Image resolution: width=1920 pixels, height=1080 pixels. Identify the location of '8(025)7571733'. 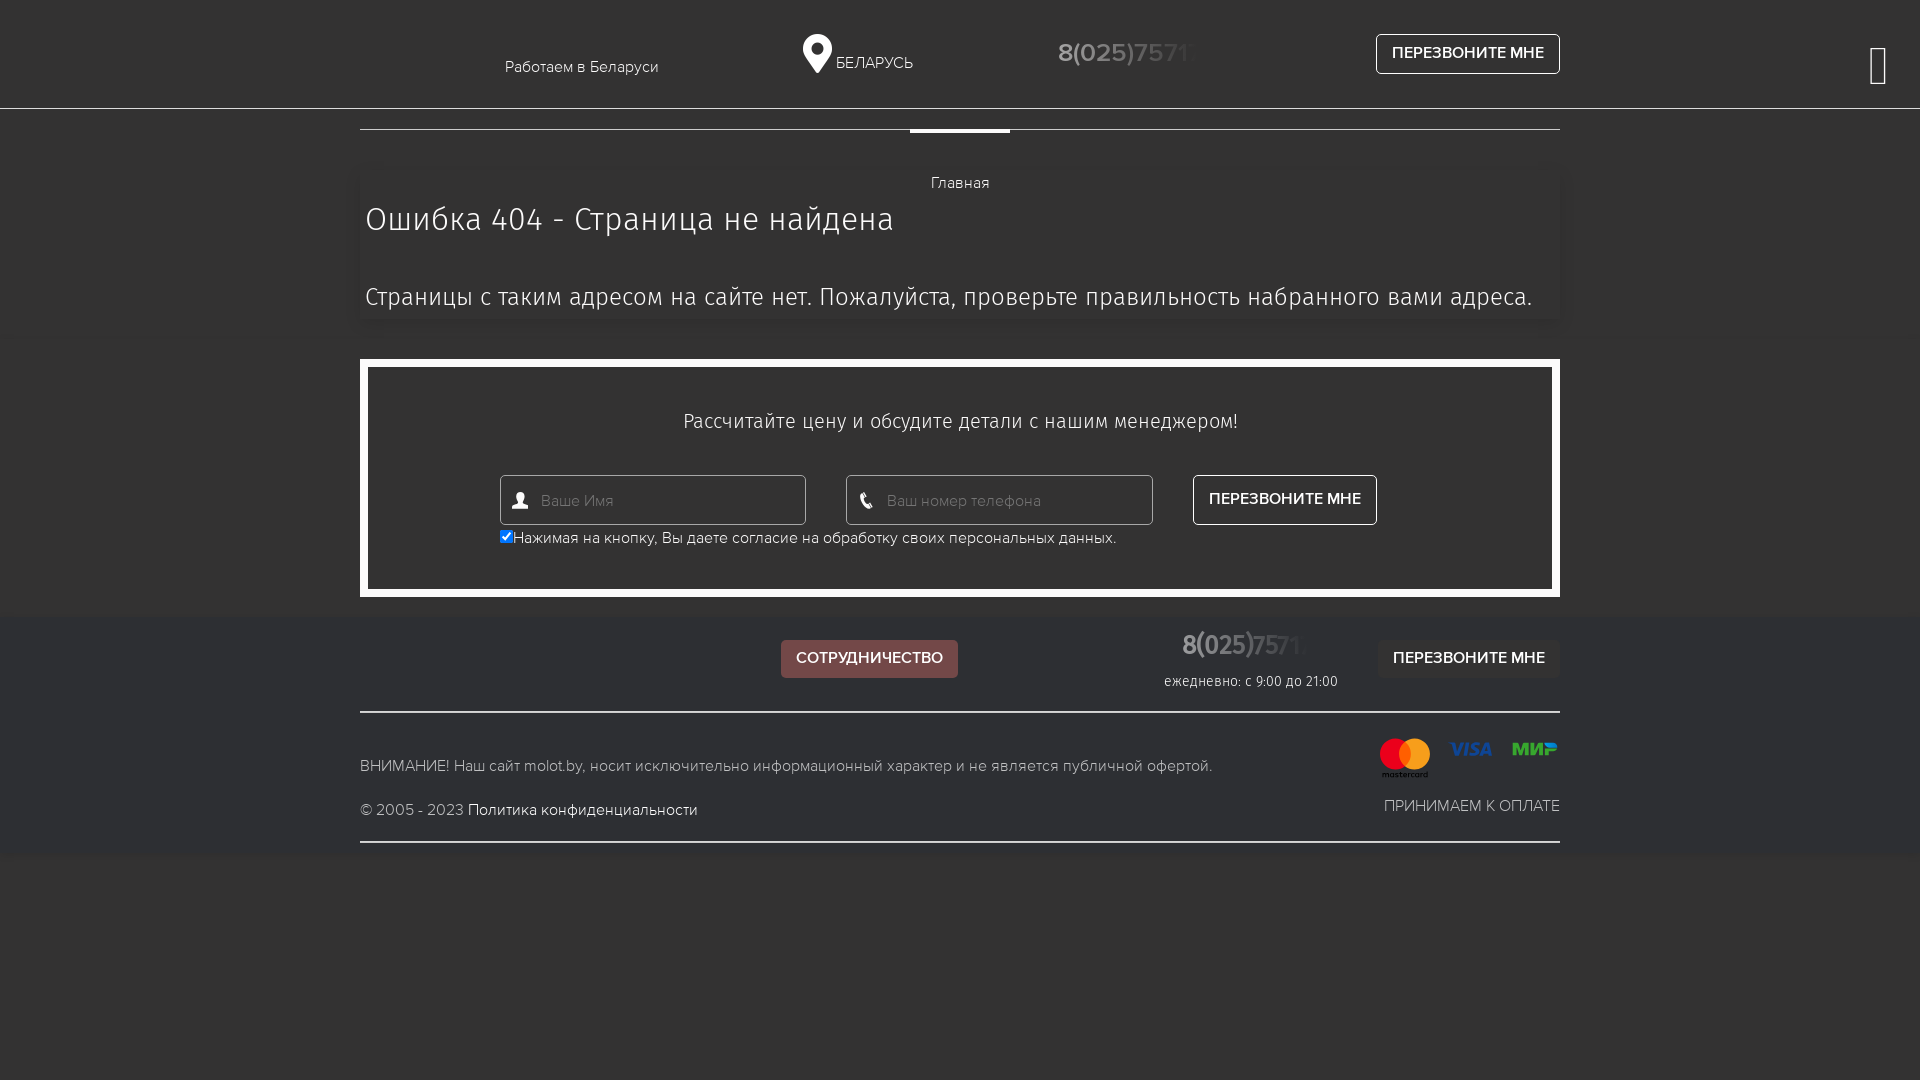
(1145, 53).